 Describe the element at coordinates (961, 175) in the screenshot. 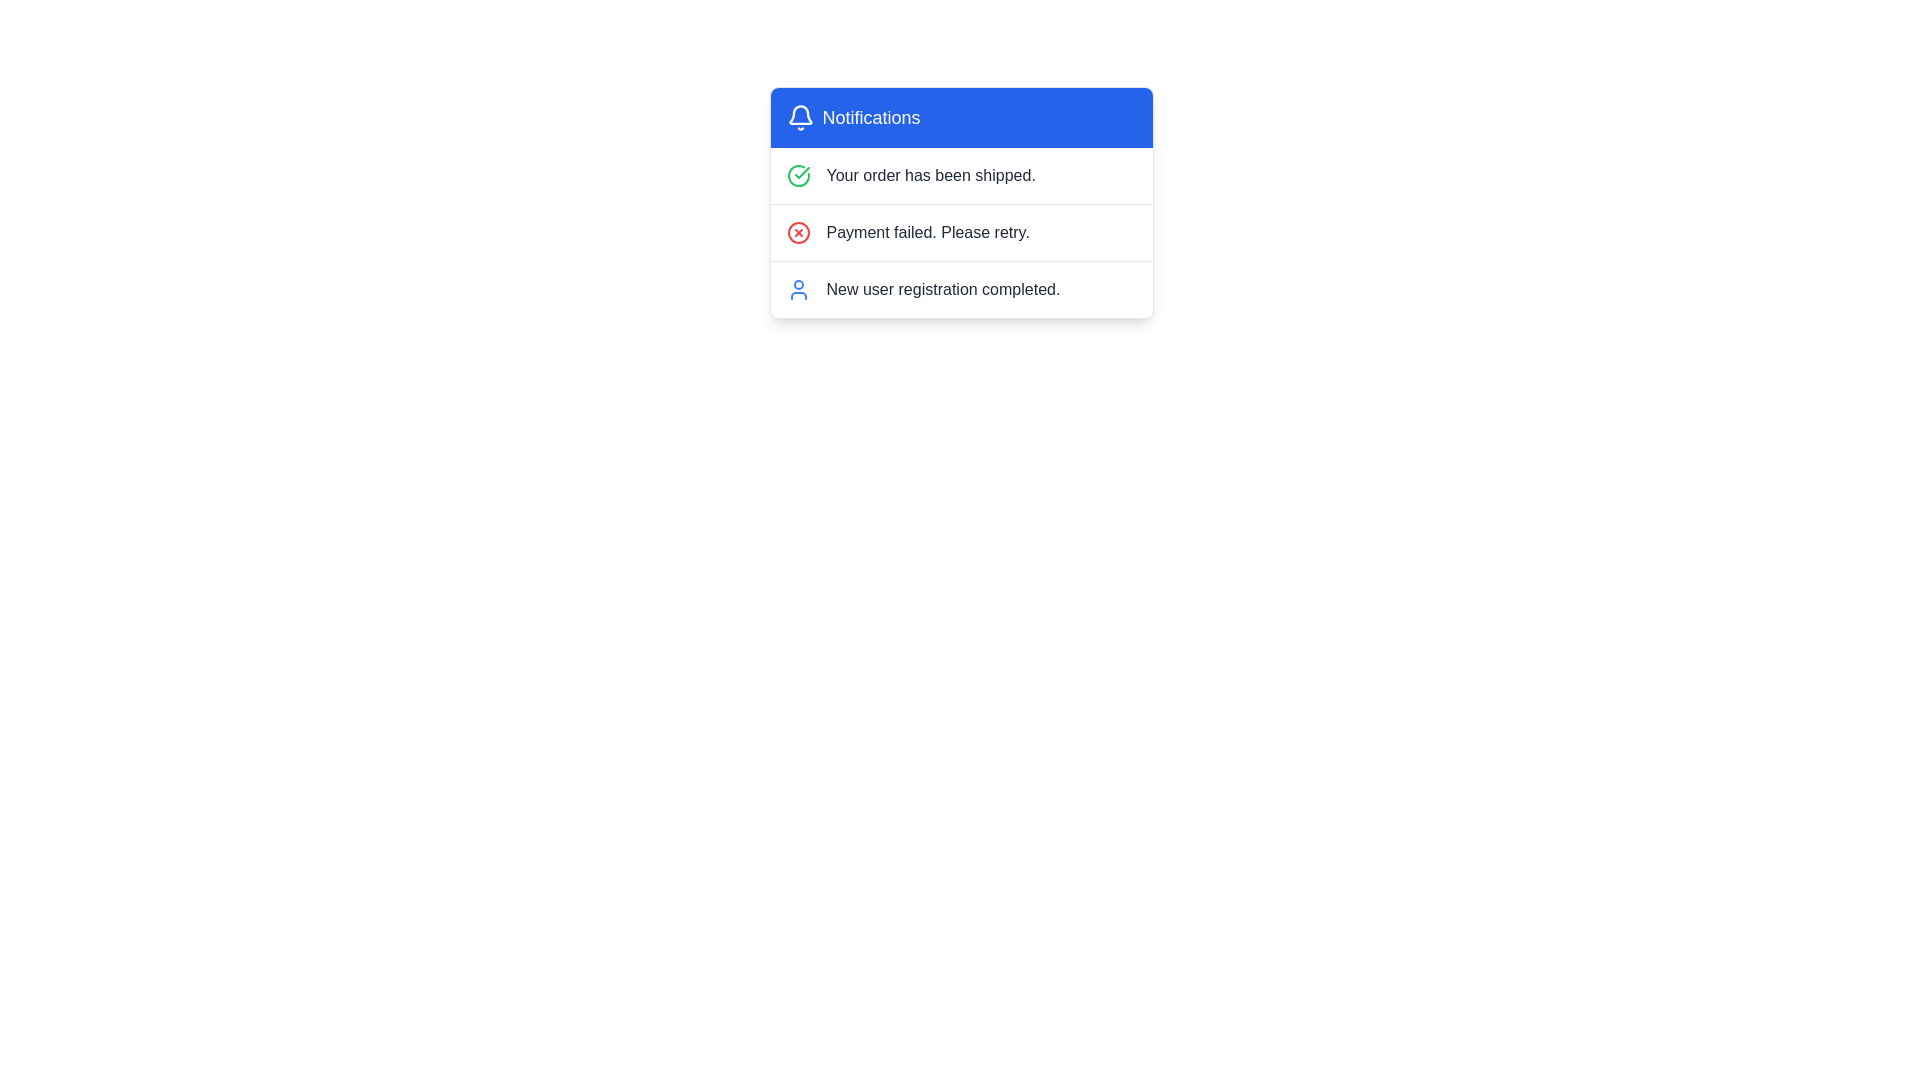

I see `the Notification item indicating that the user's order has been shipped for further details` at that location.